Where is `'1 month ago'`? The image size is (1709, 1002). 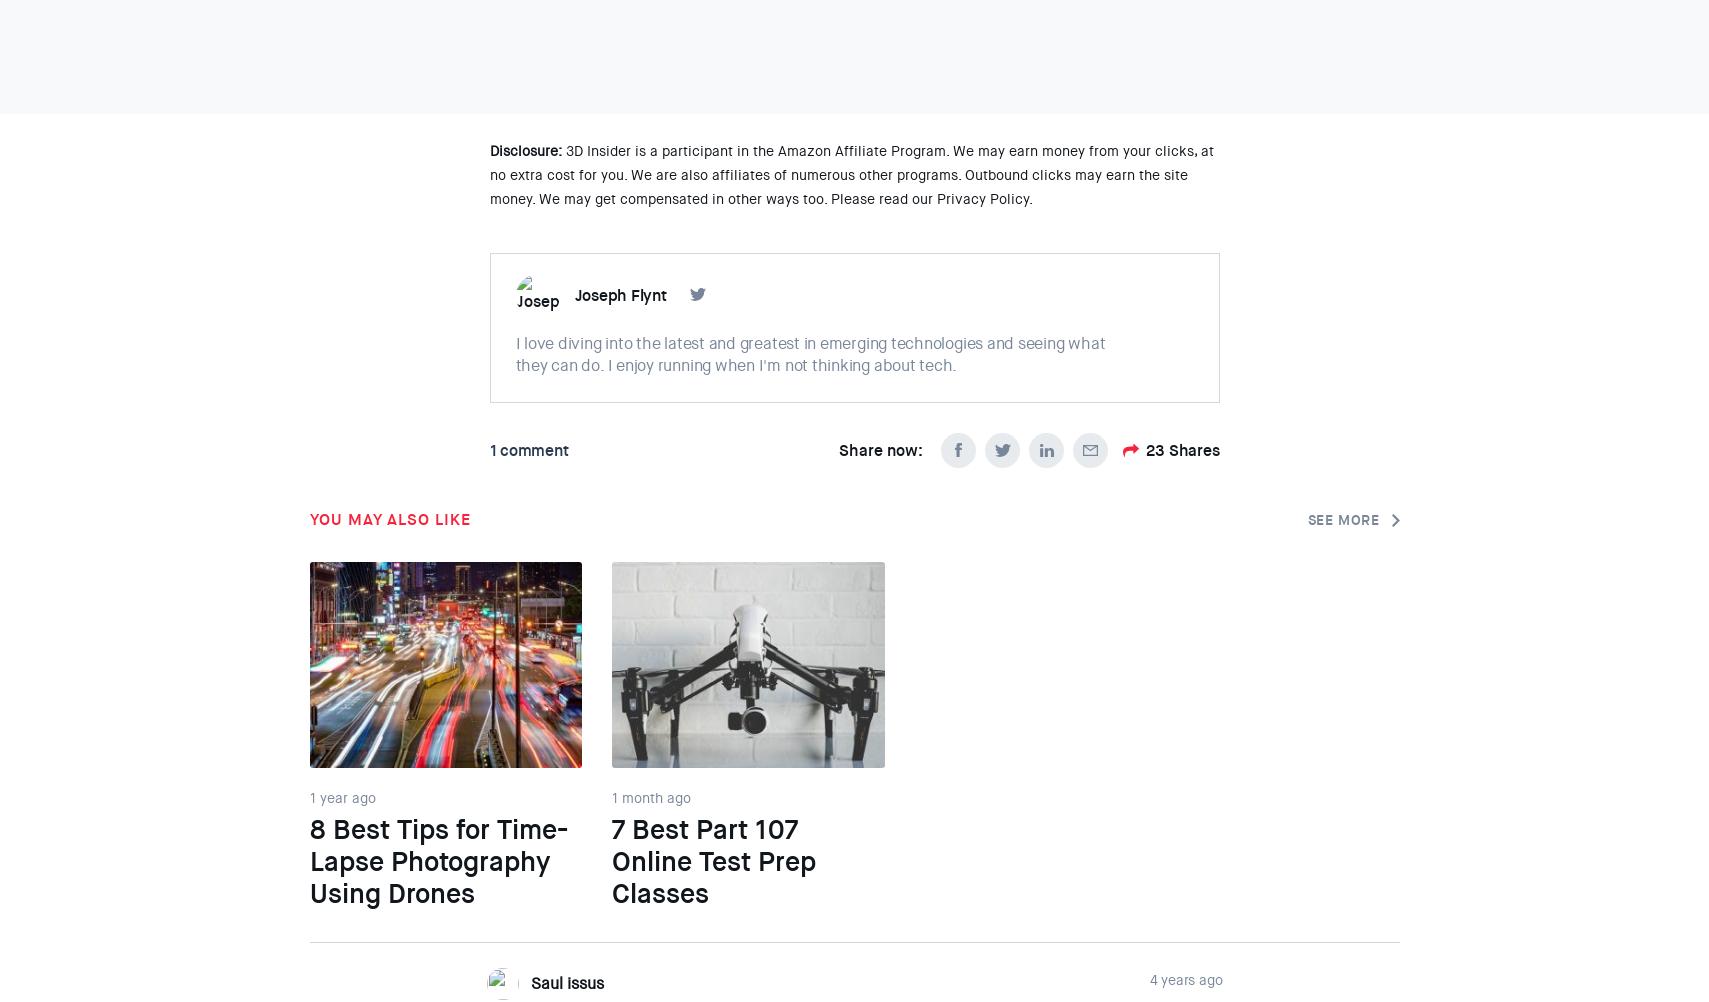 '1 month ago' is located at coordinates (650, 796).